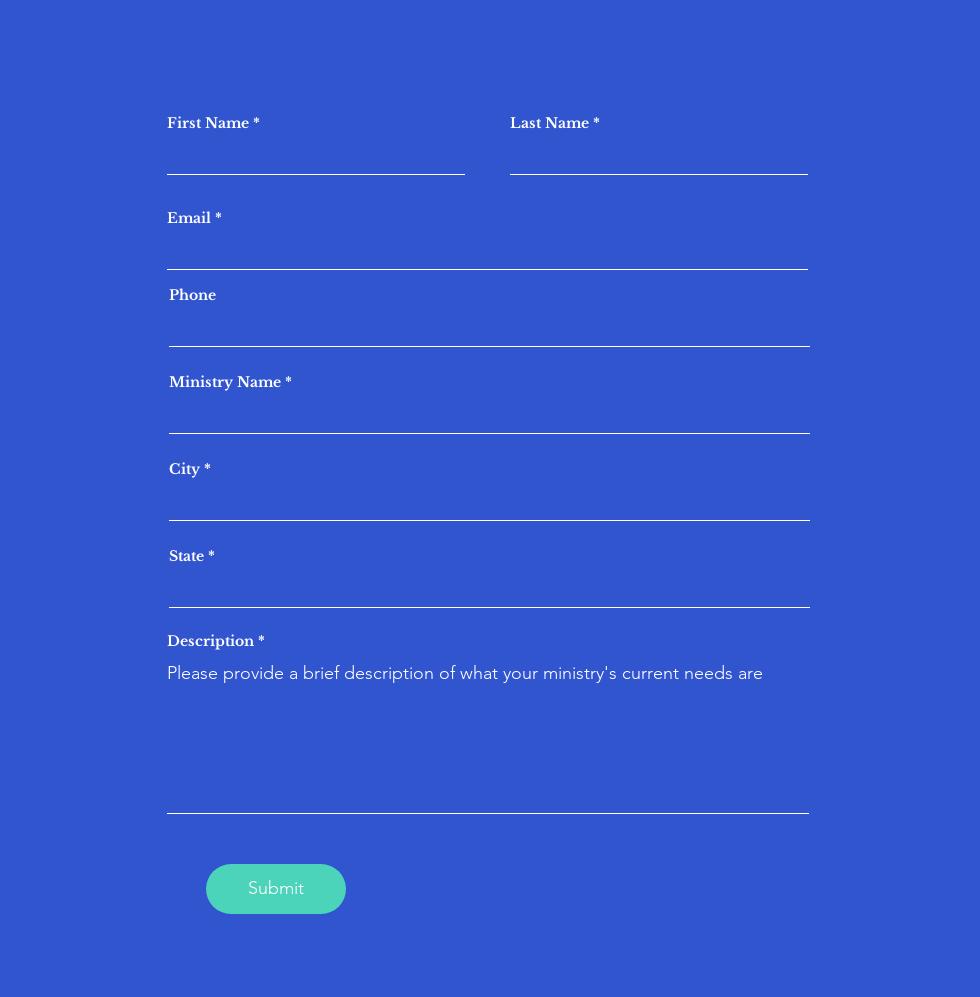  What do you see at coordinates (189, 217) in the screenshot?
I see `'Email'` at bounding box center [189, 217].